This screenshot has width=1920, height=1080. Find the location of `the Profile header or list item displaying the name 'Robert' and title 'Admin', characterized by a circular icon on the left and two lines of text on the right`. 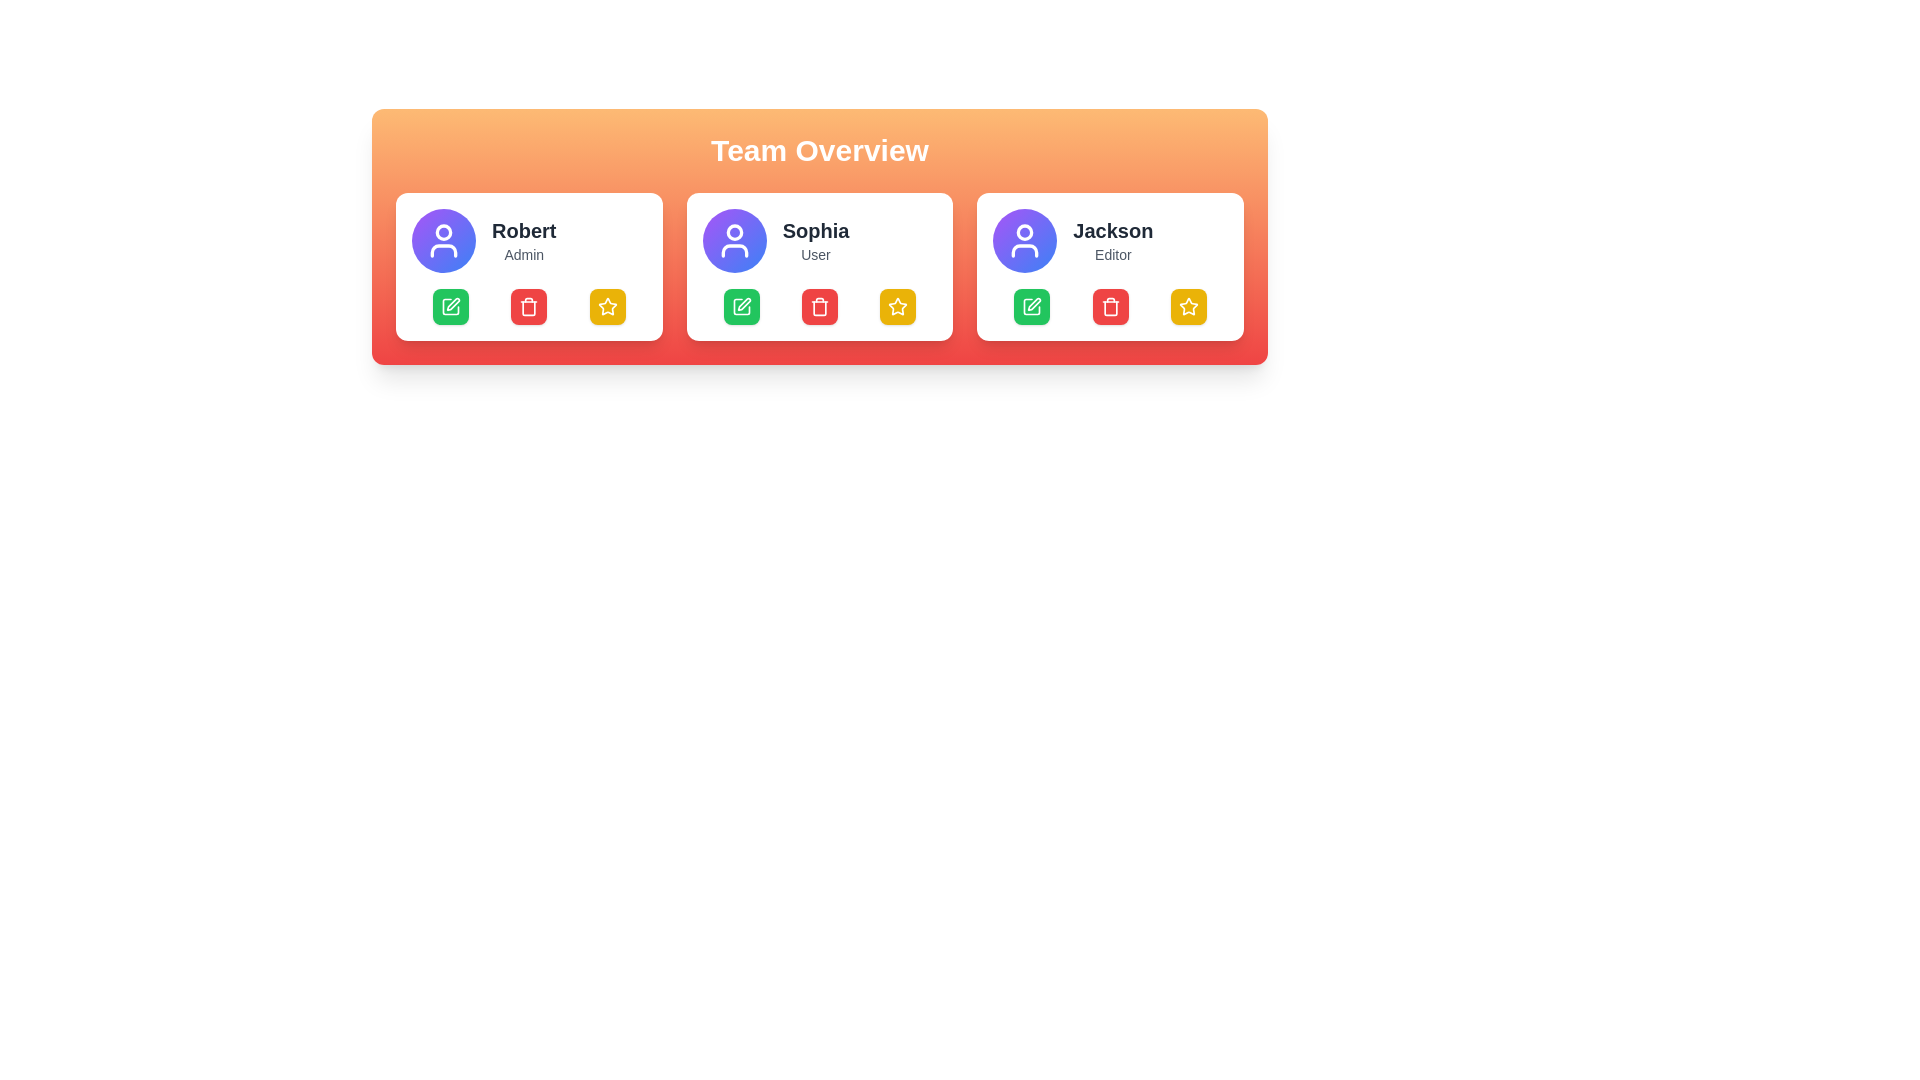

the Profile header or list item displaying the name 'Robert' and title 'Admin', characterized by a circular icon on the left and two lines of text on the right is located at coordinates (529, 239).